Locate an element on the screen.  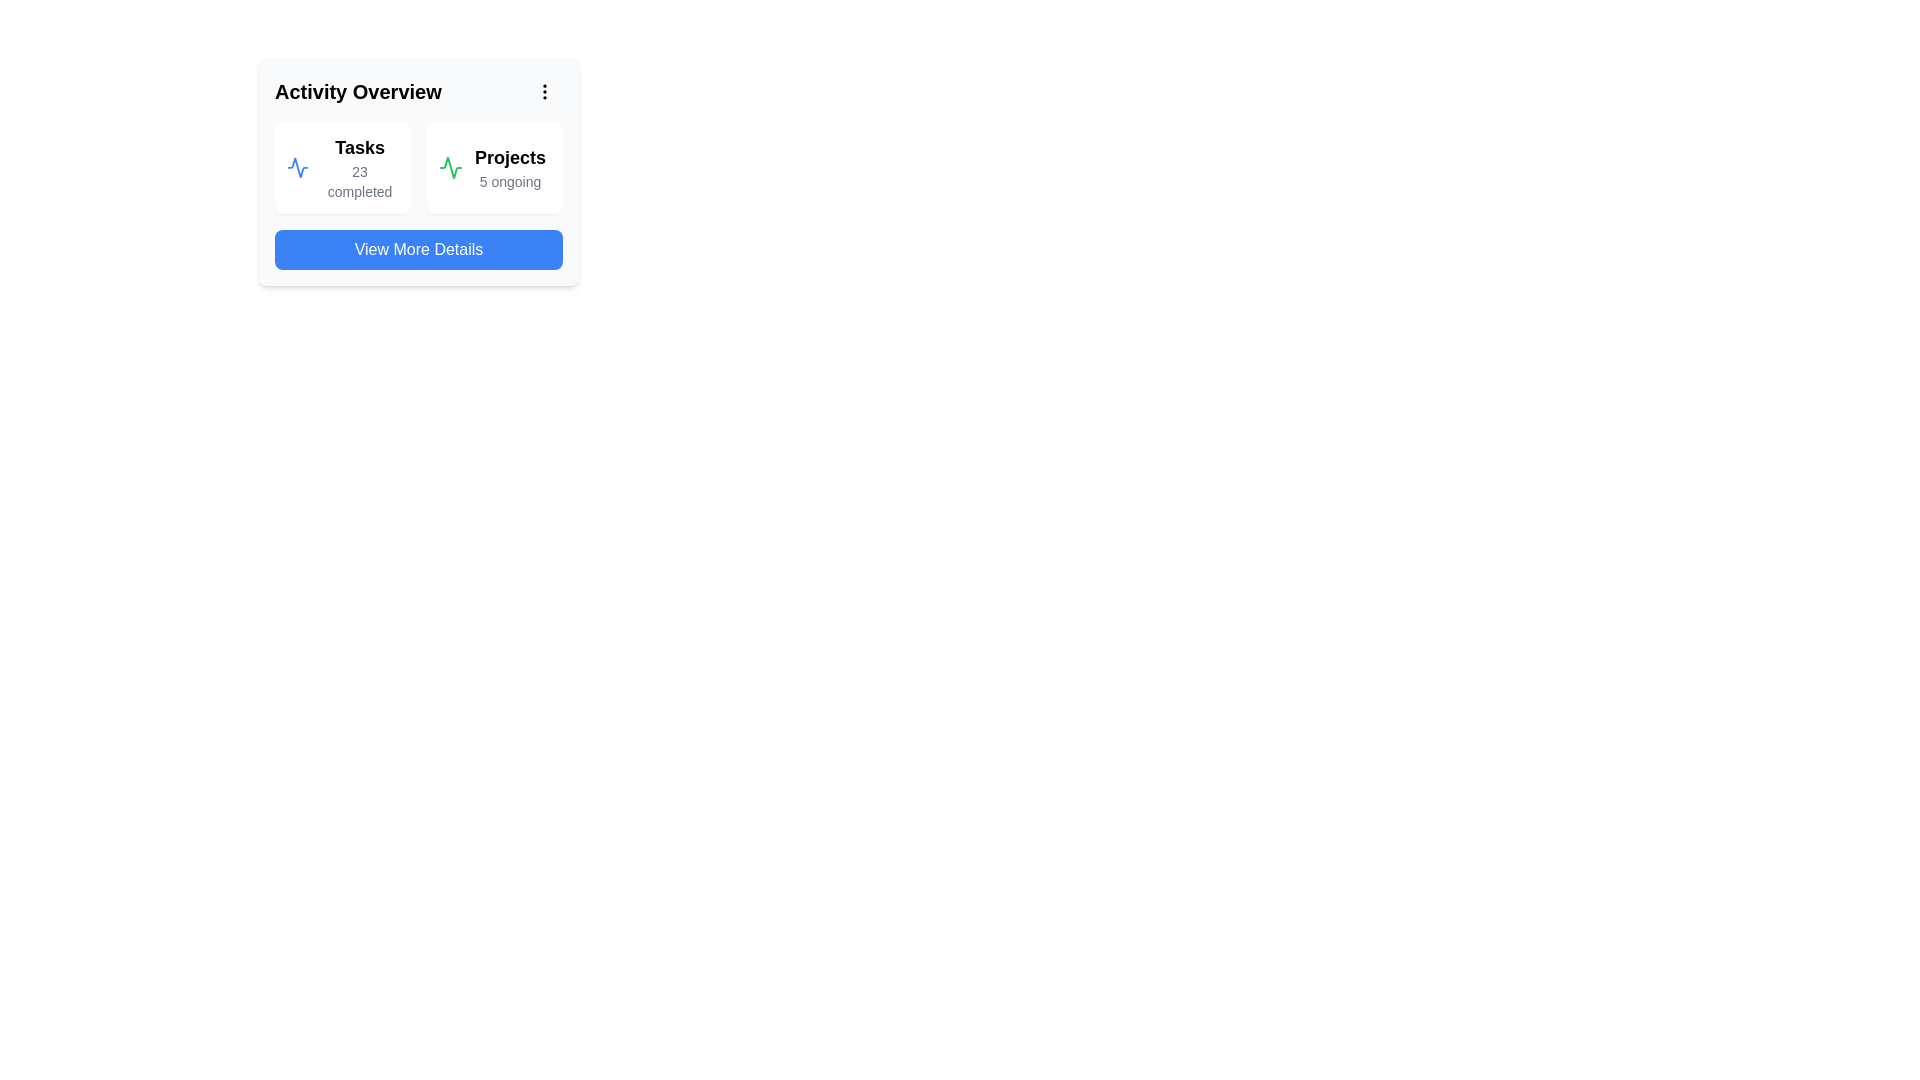
the 'Tasks' graphical icon in the 'Activity Overview' card for accessibility purposes is located at coordinates (297, 167).